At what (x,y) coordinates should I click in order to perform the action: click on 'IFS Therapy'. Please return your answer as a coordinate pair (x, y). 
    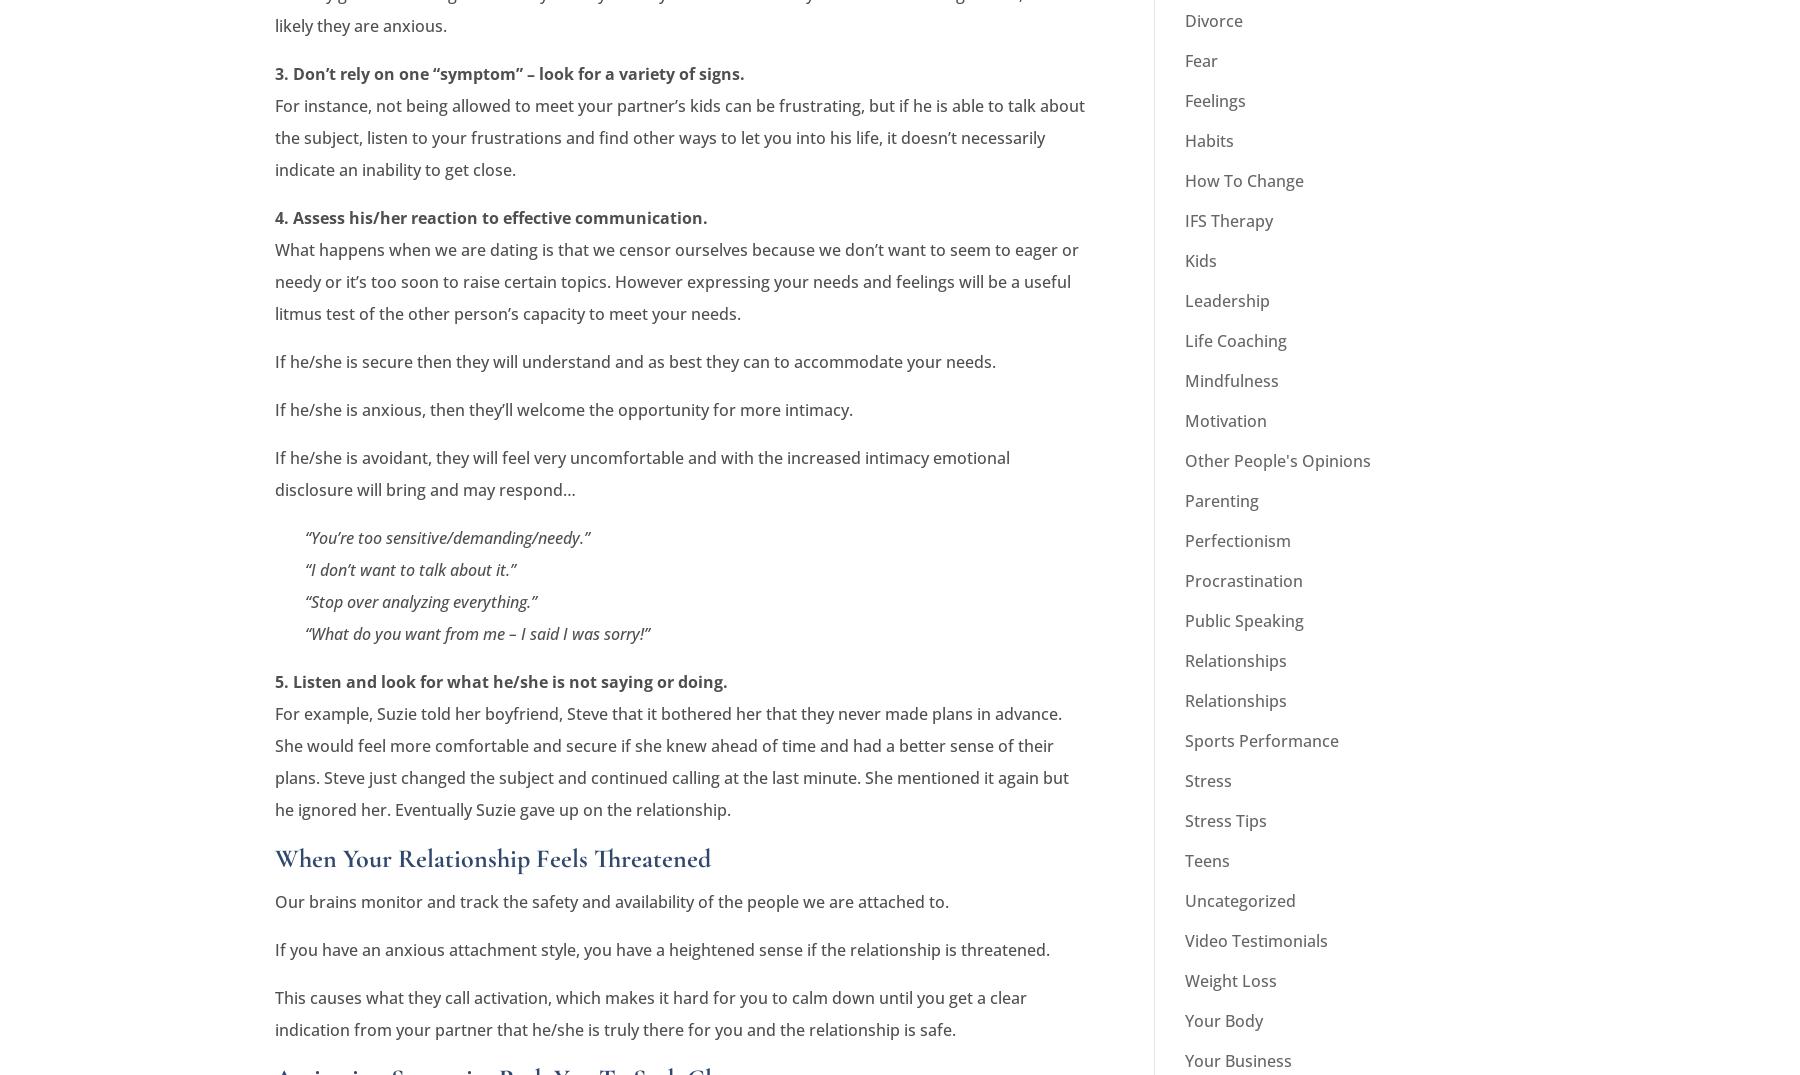
    Looking at the image, I should click on (1183, 219).